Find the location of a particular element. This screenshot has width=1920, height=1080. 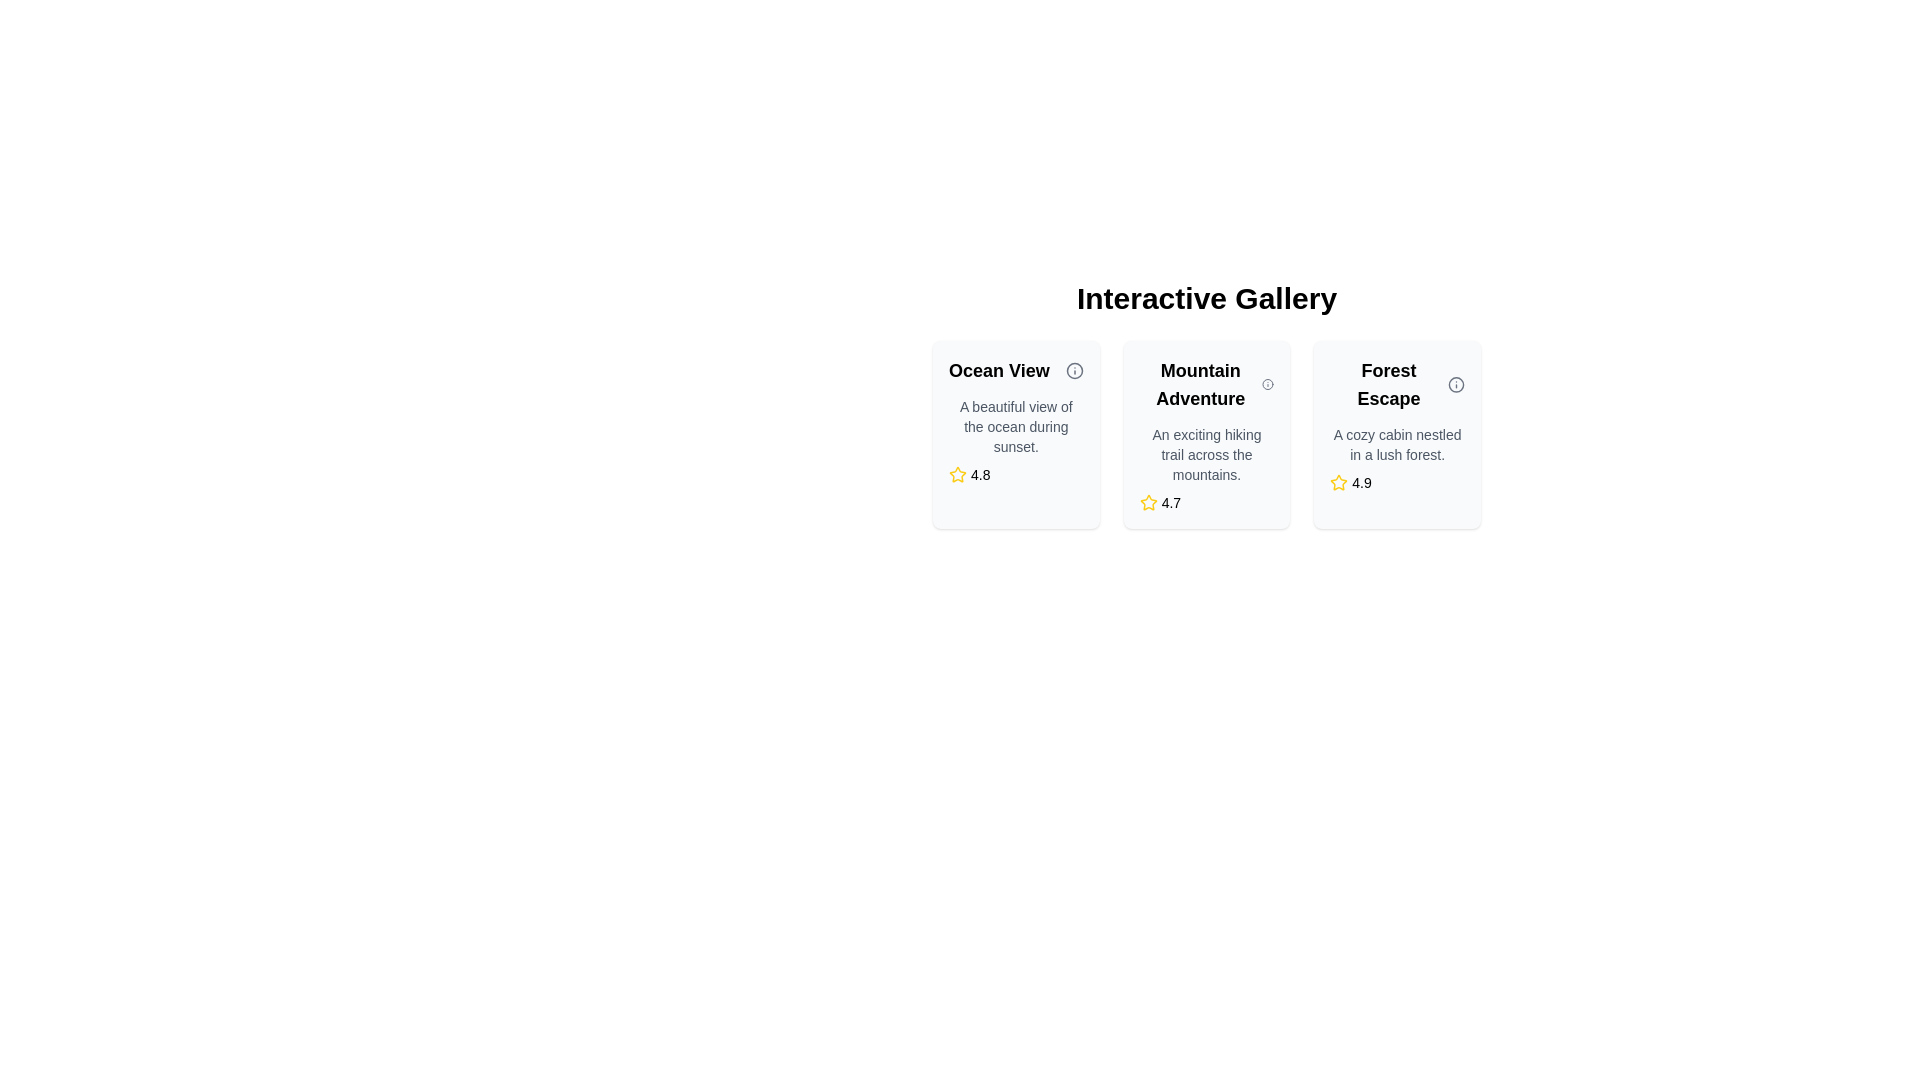

score displayed as '4.8' next to the yellow star icon in the 'Ocean View' card located at the bottom is located at coordinates (980, 474).